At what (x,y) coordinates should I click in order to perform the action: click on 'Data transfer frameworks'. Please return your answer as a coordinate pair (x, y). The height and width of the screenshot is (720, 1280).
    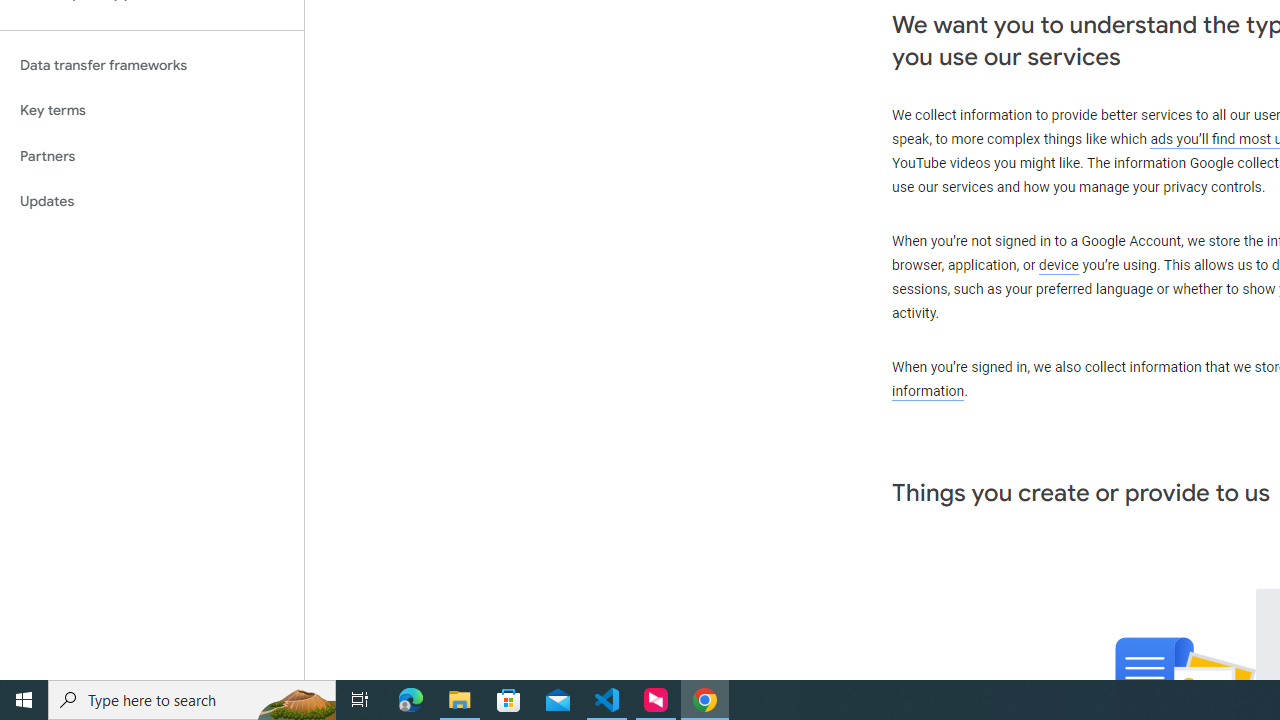
    Looking at the image, I should click on (151, 64).